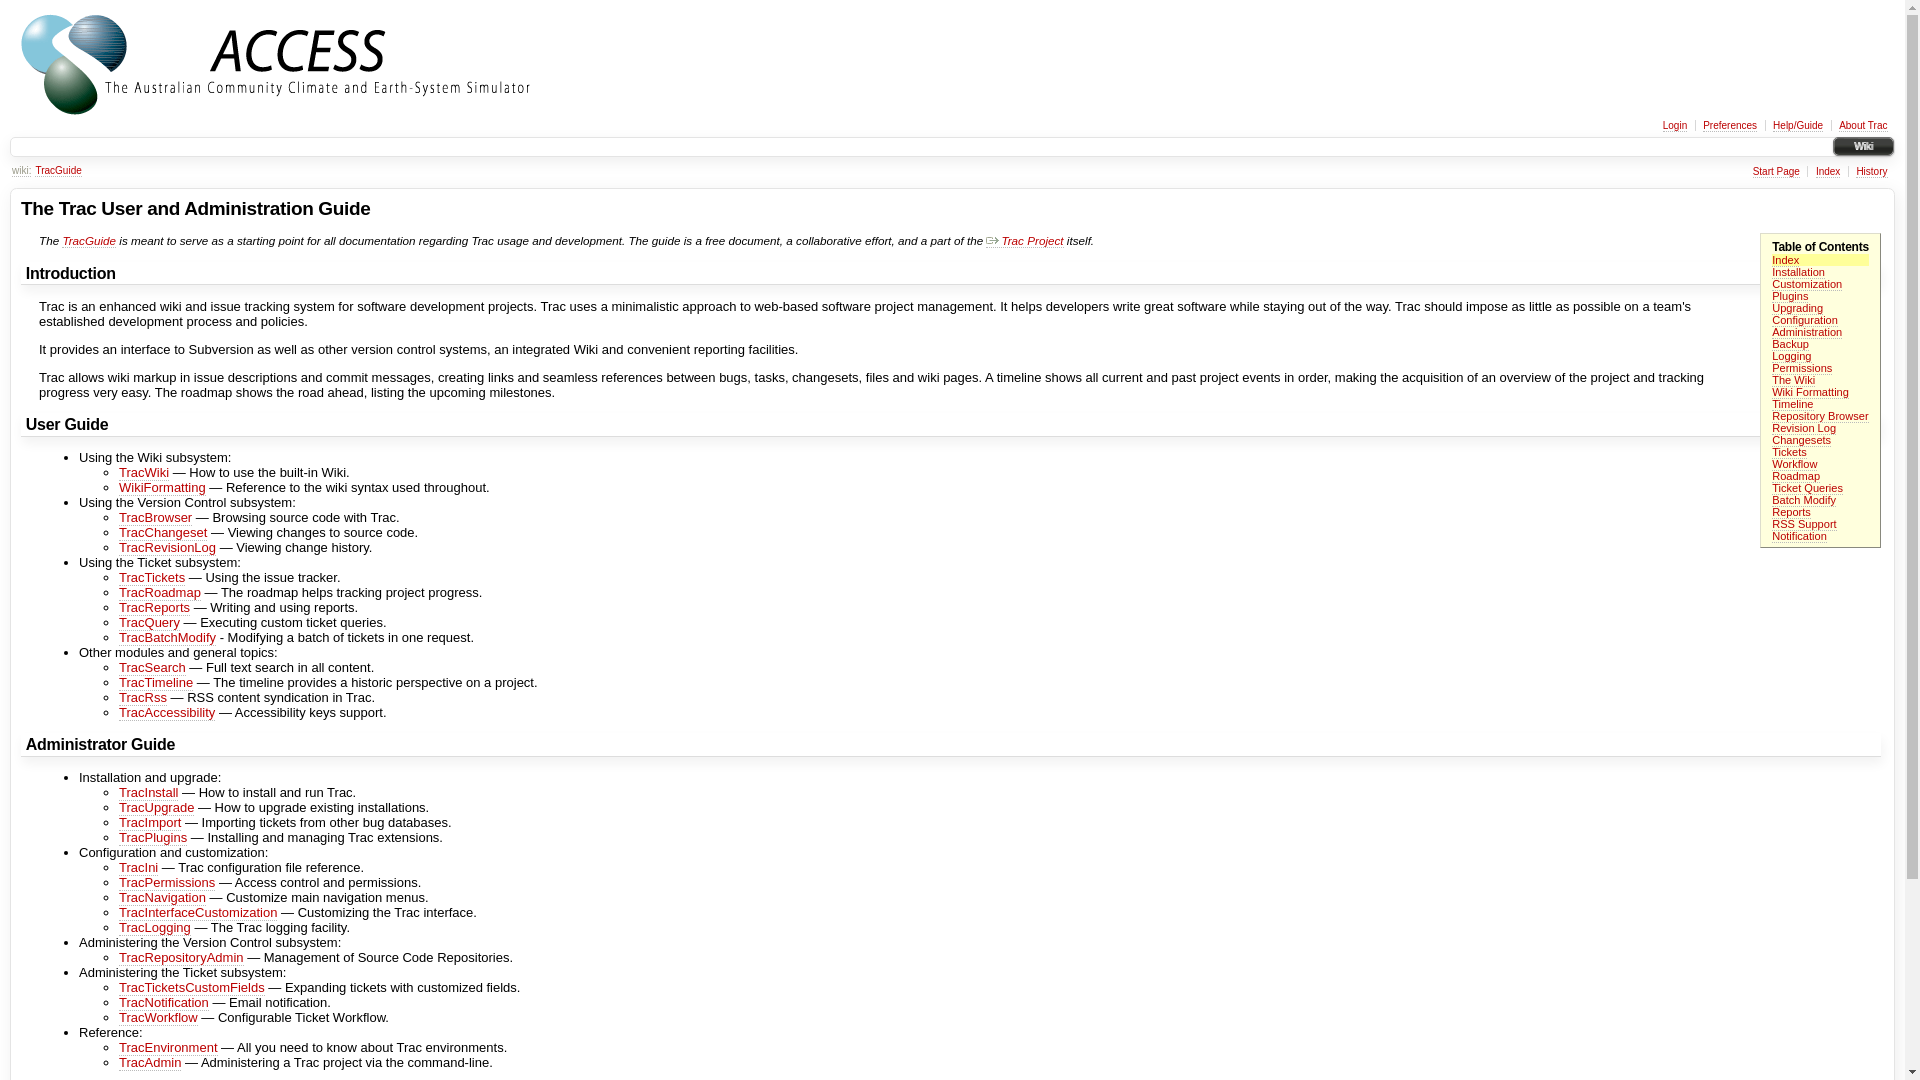 The image size is (1920, 1080). Describe the element at coordinates (163, 1002) in the screenshot. I see `'TracNotification'` at that location.